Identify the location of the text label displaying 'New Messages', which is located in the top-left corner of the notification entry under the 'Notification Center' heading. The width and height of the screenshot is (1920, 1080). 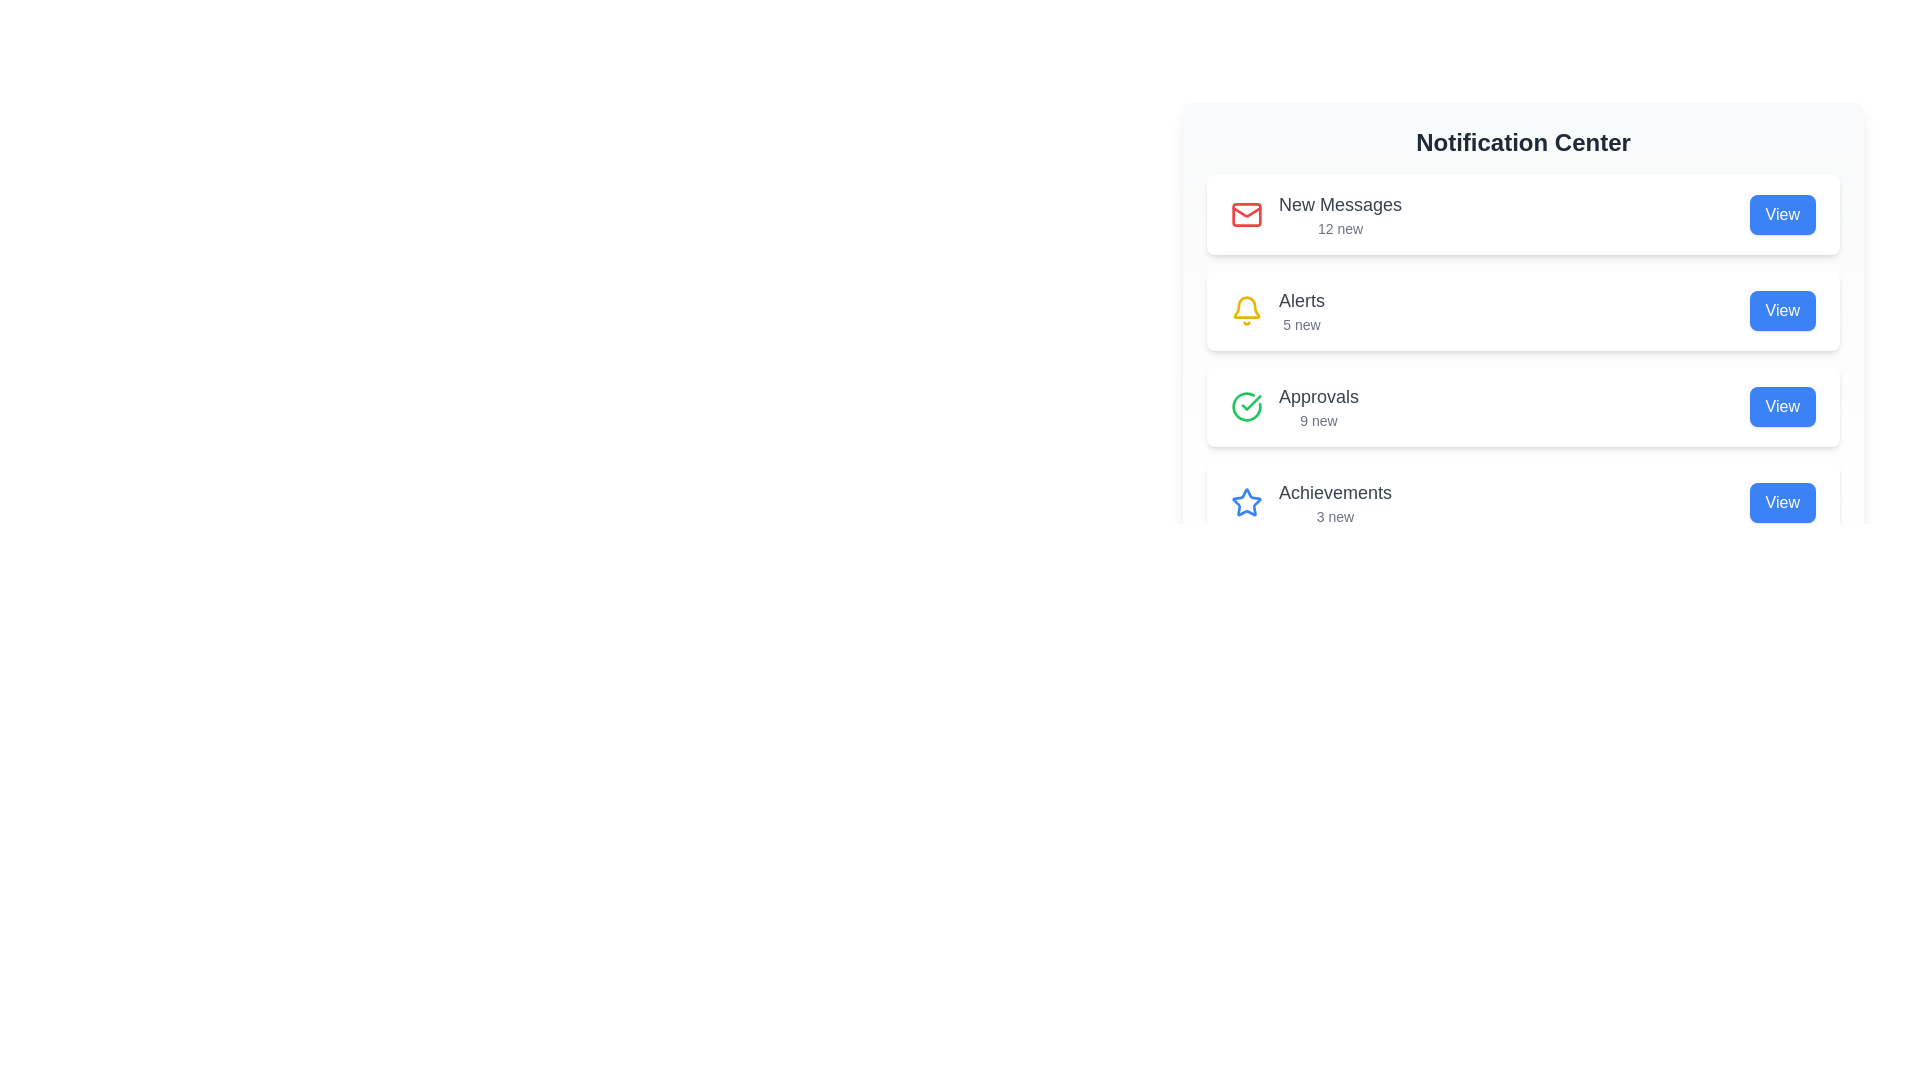
(1340, 204).